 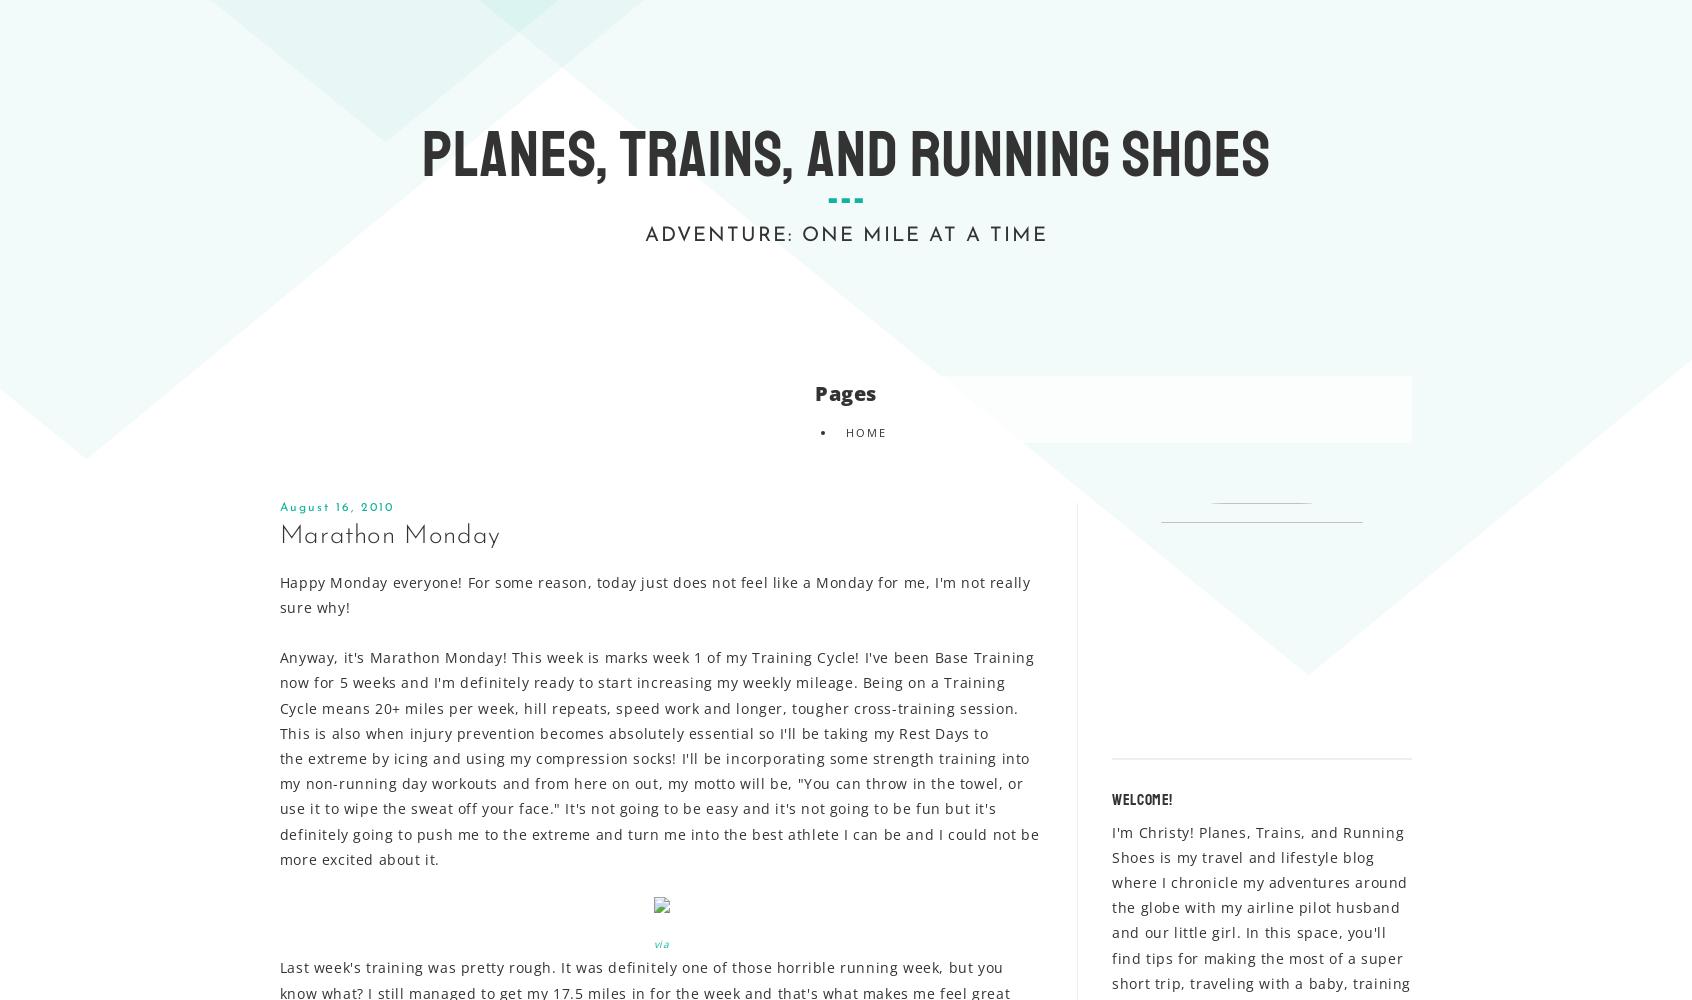 What do you see at coordinates (654, 593) in the screenshot?
I see `'Happy Monday everyone! For some reason, today just does not feel like a Monday for me, I'm not really sure why!'` at bounding box center [654, 593].